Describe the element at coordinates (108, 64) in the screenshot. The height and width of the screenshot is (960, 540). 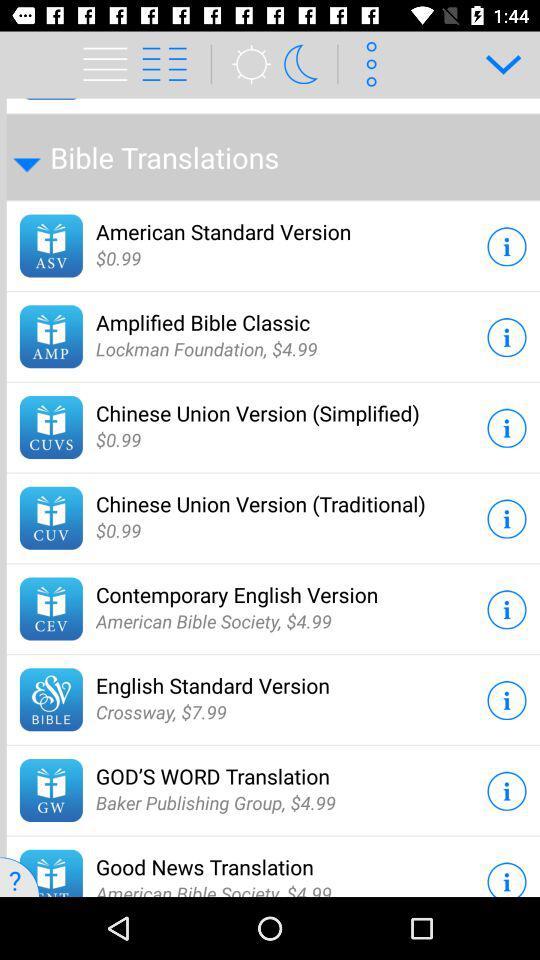
I see `the menu icon` at that location.